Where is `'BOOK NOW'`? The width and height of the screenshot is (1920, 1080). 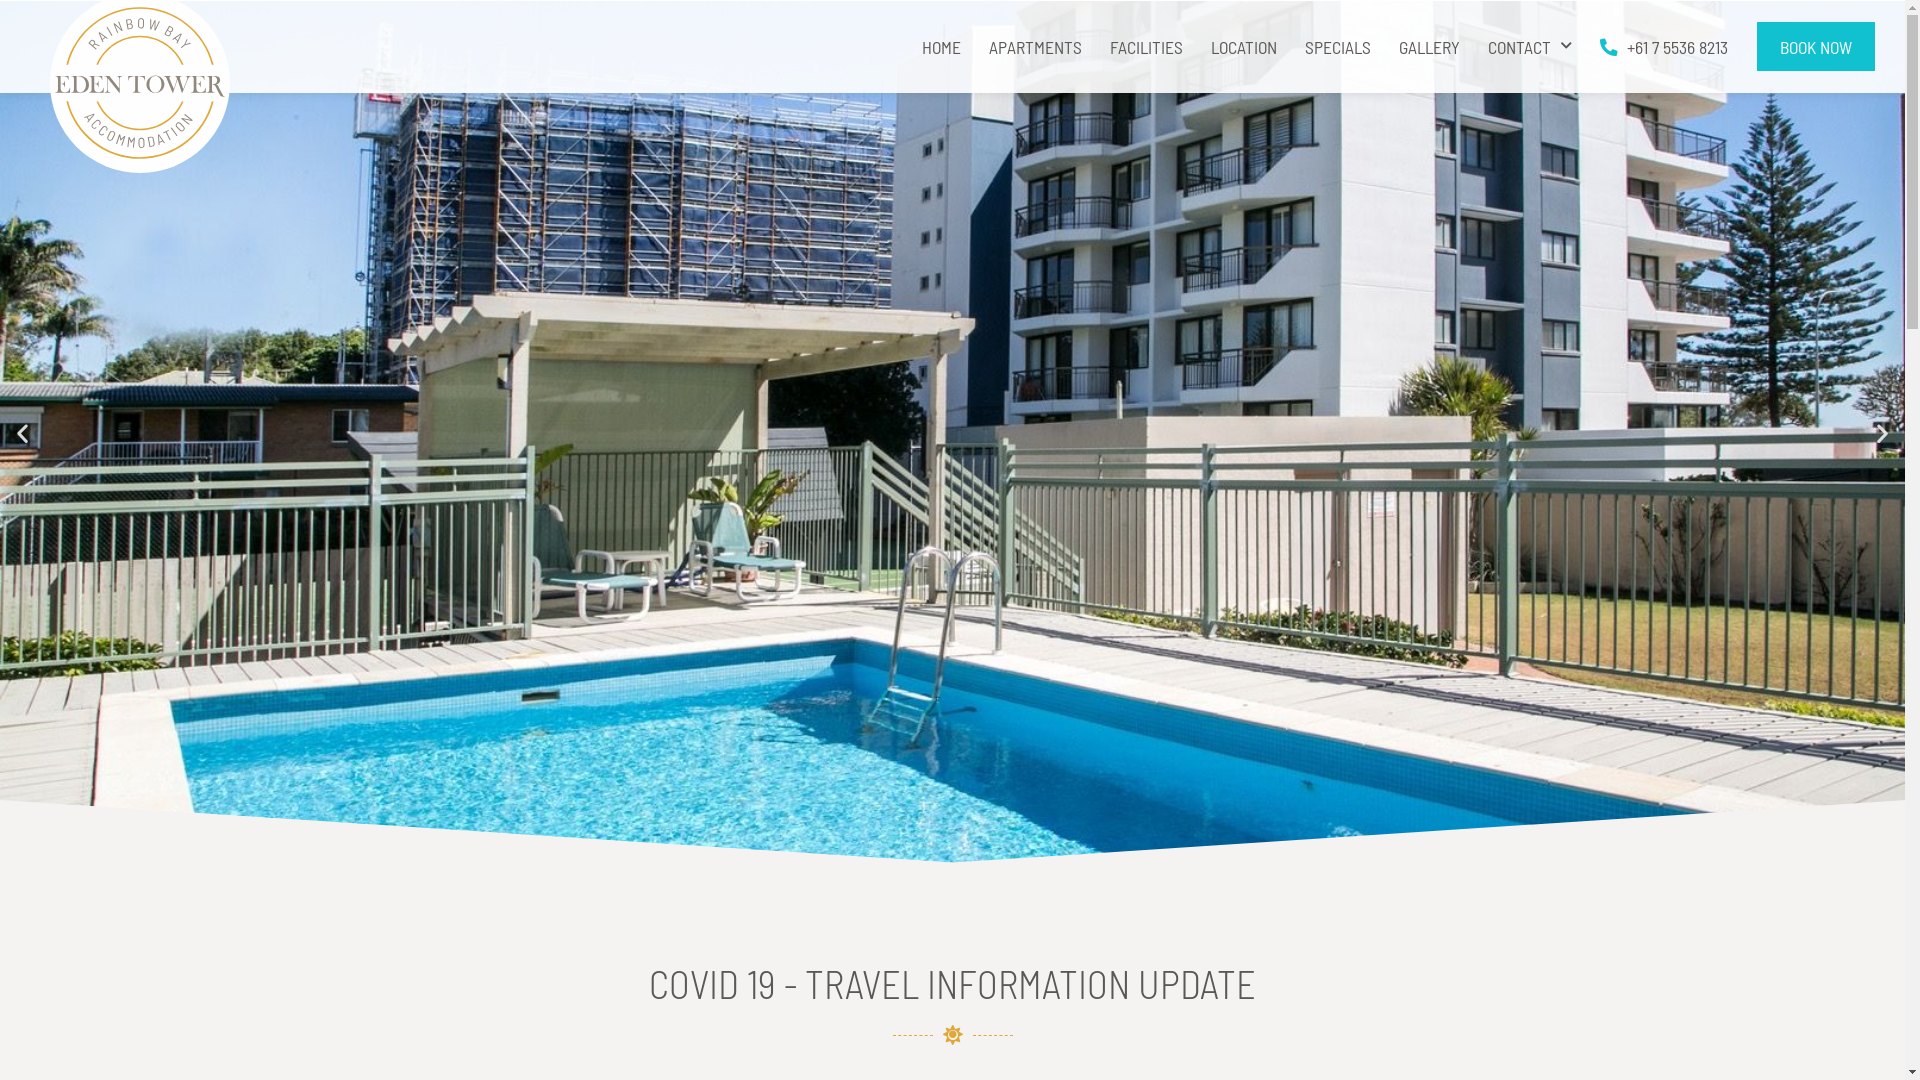
'BOOK NOW' is located at coordinates (1815, 45).